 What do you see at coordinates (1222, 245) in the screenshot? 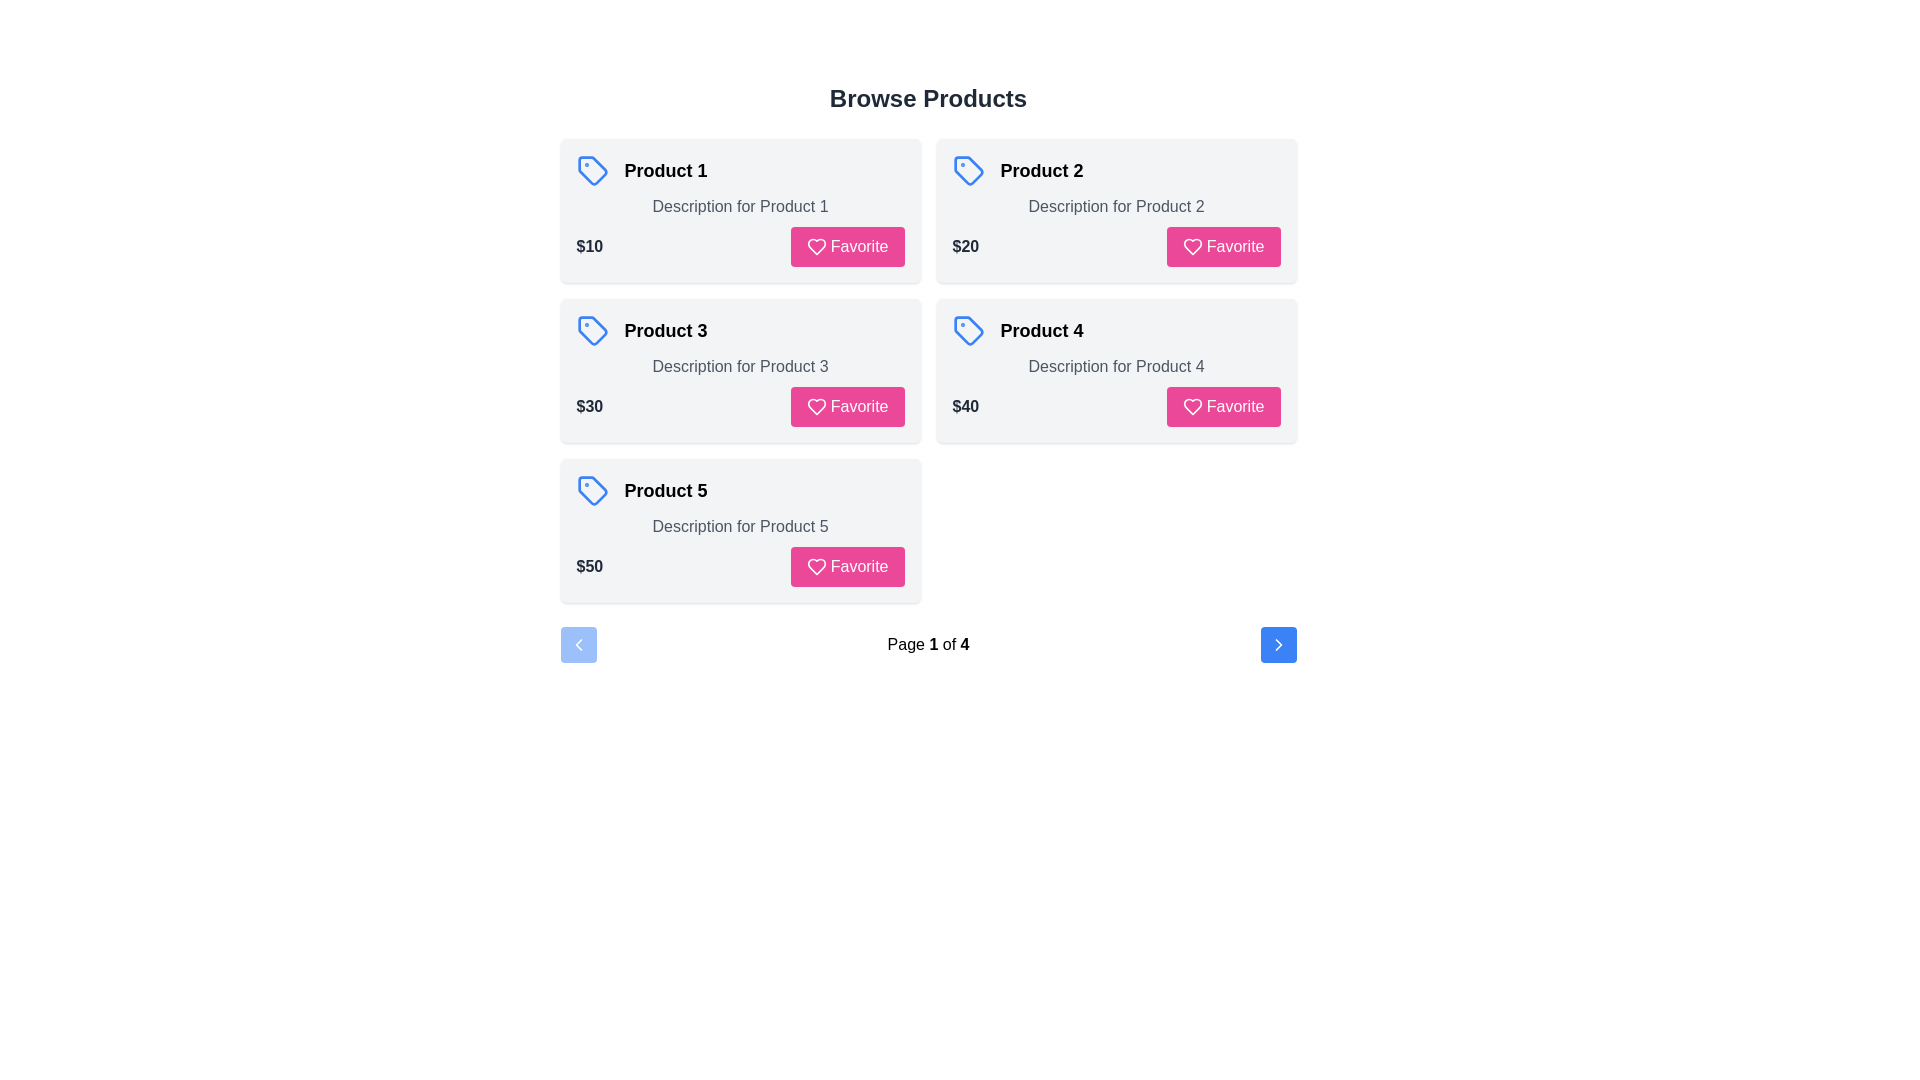
I see `the pink 'Favorite' button with a white heart icon located at the bottom right corner of the 'Product 2' card` at bounding box center [1222, 245].